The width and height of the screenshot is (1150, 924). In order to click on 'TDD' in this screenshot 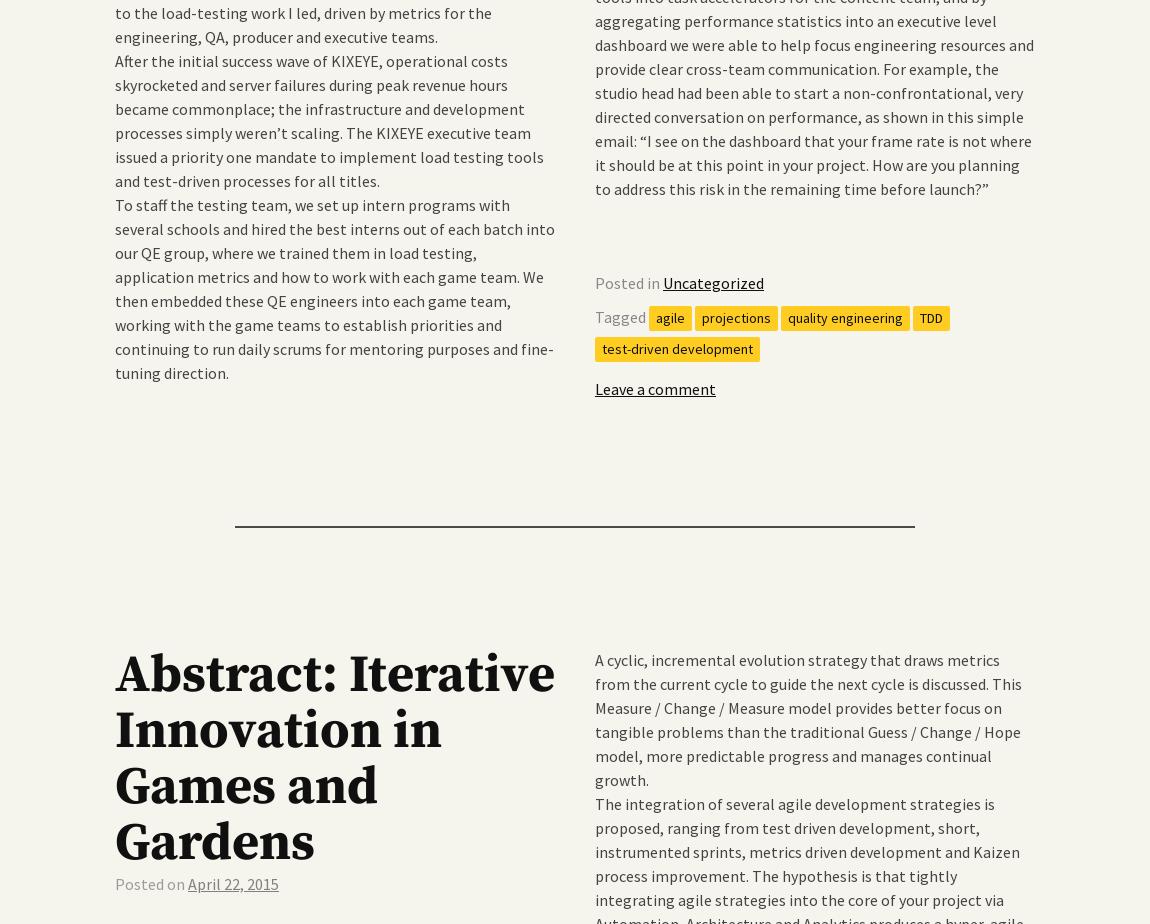, I will do `click(931, 317)`.